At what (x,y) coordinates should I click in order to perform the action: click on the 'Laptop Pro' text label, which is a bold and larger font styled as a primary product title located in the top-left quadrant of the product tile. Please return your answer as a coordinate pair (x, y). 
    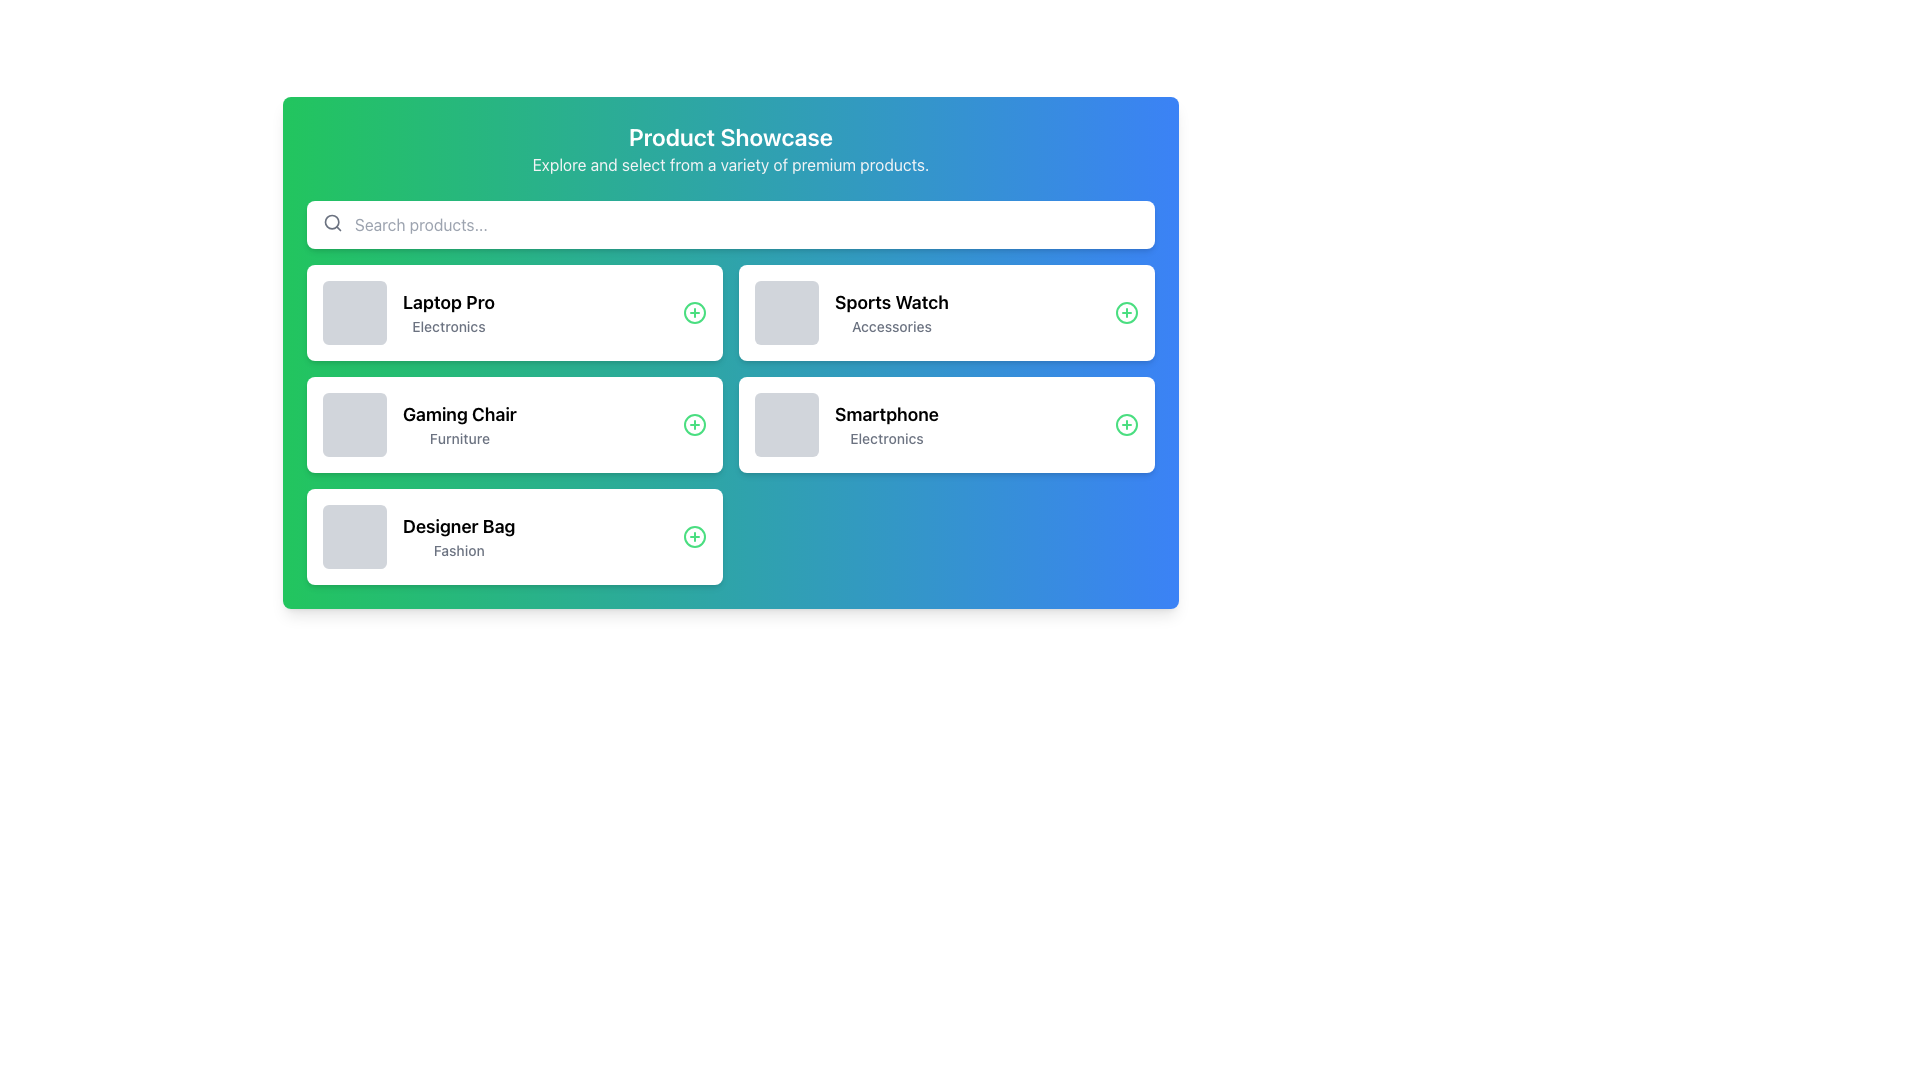
    Looking at the image, I should click on (447, 303).